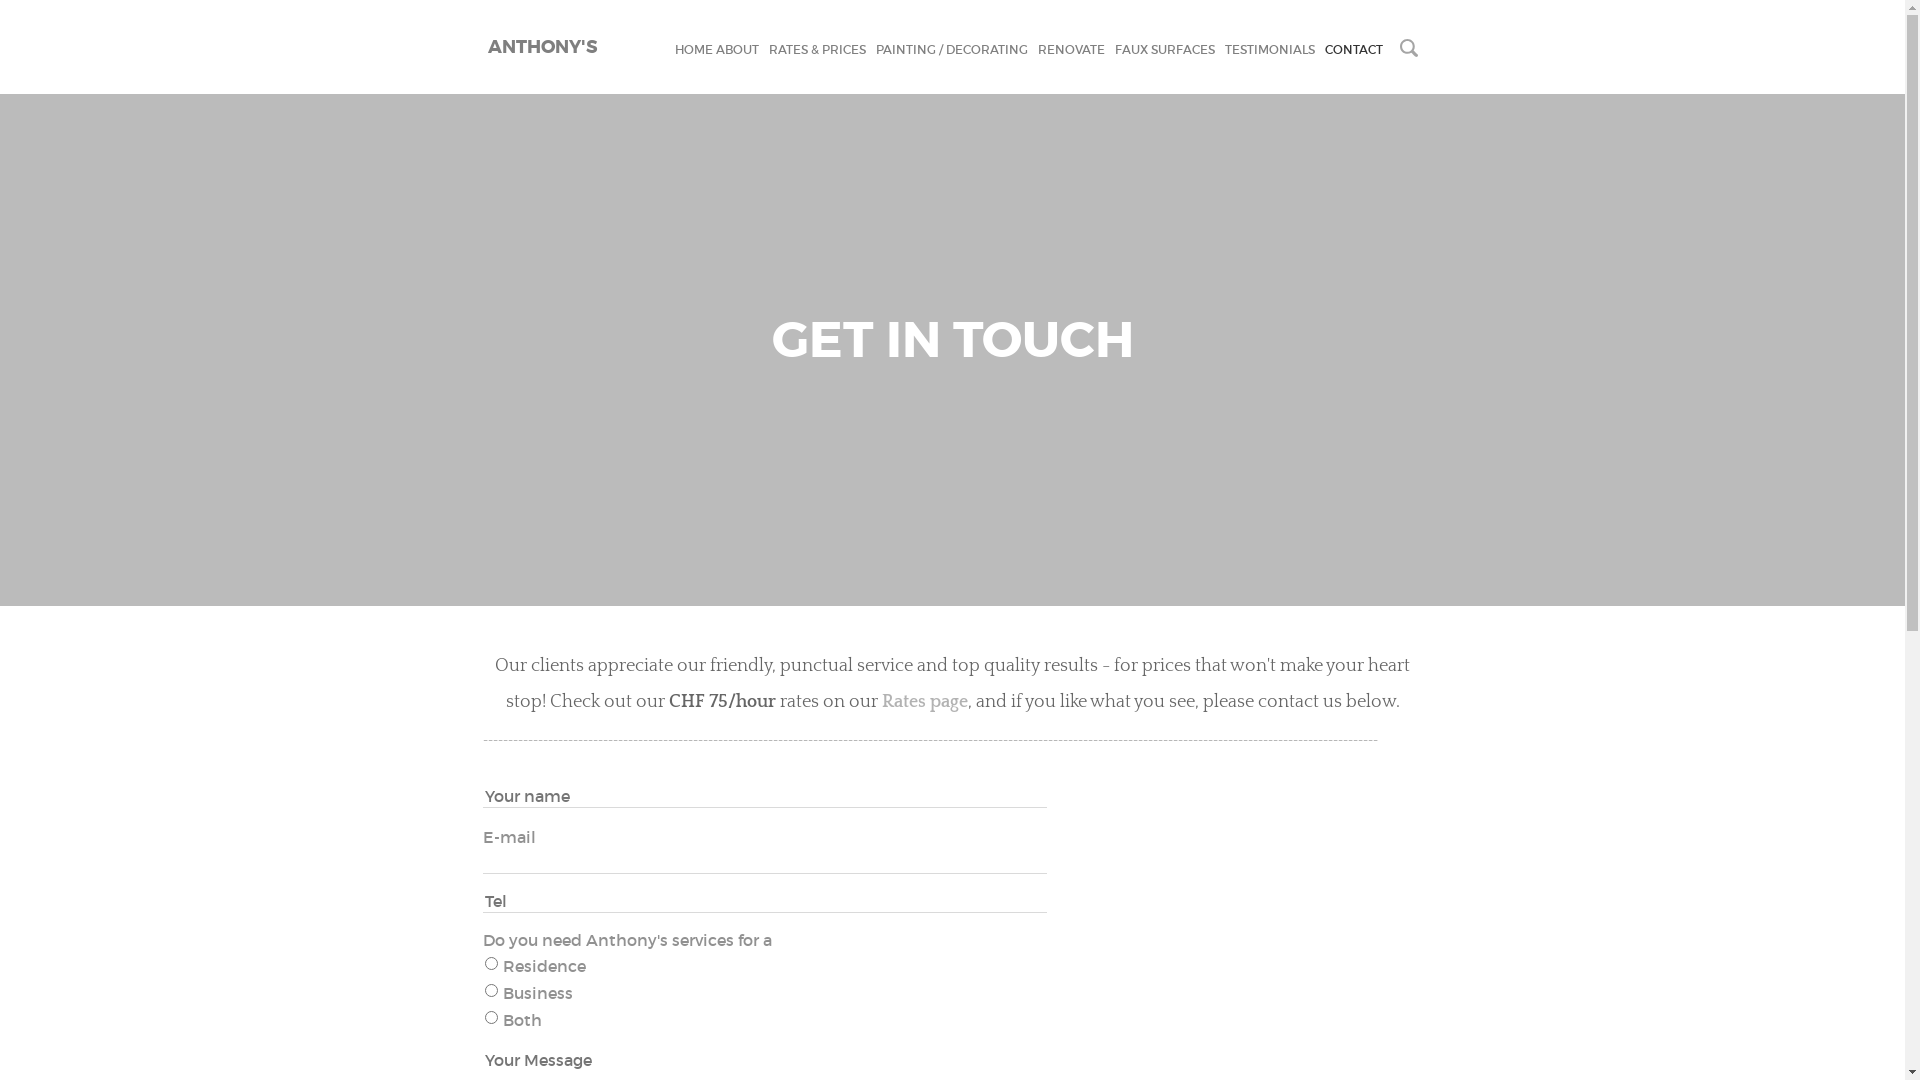  Describe the element at coordinates (715, 48) in the screenshot. I see `'HOME ABOUT'` at that location.